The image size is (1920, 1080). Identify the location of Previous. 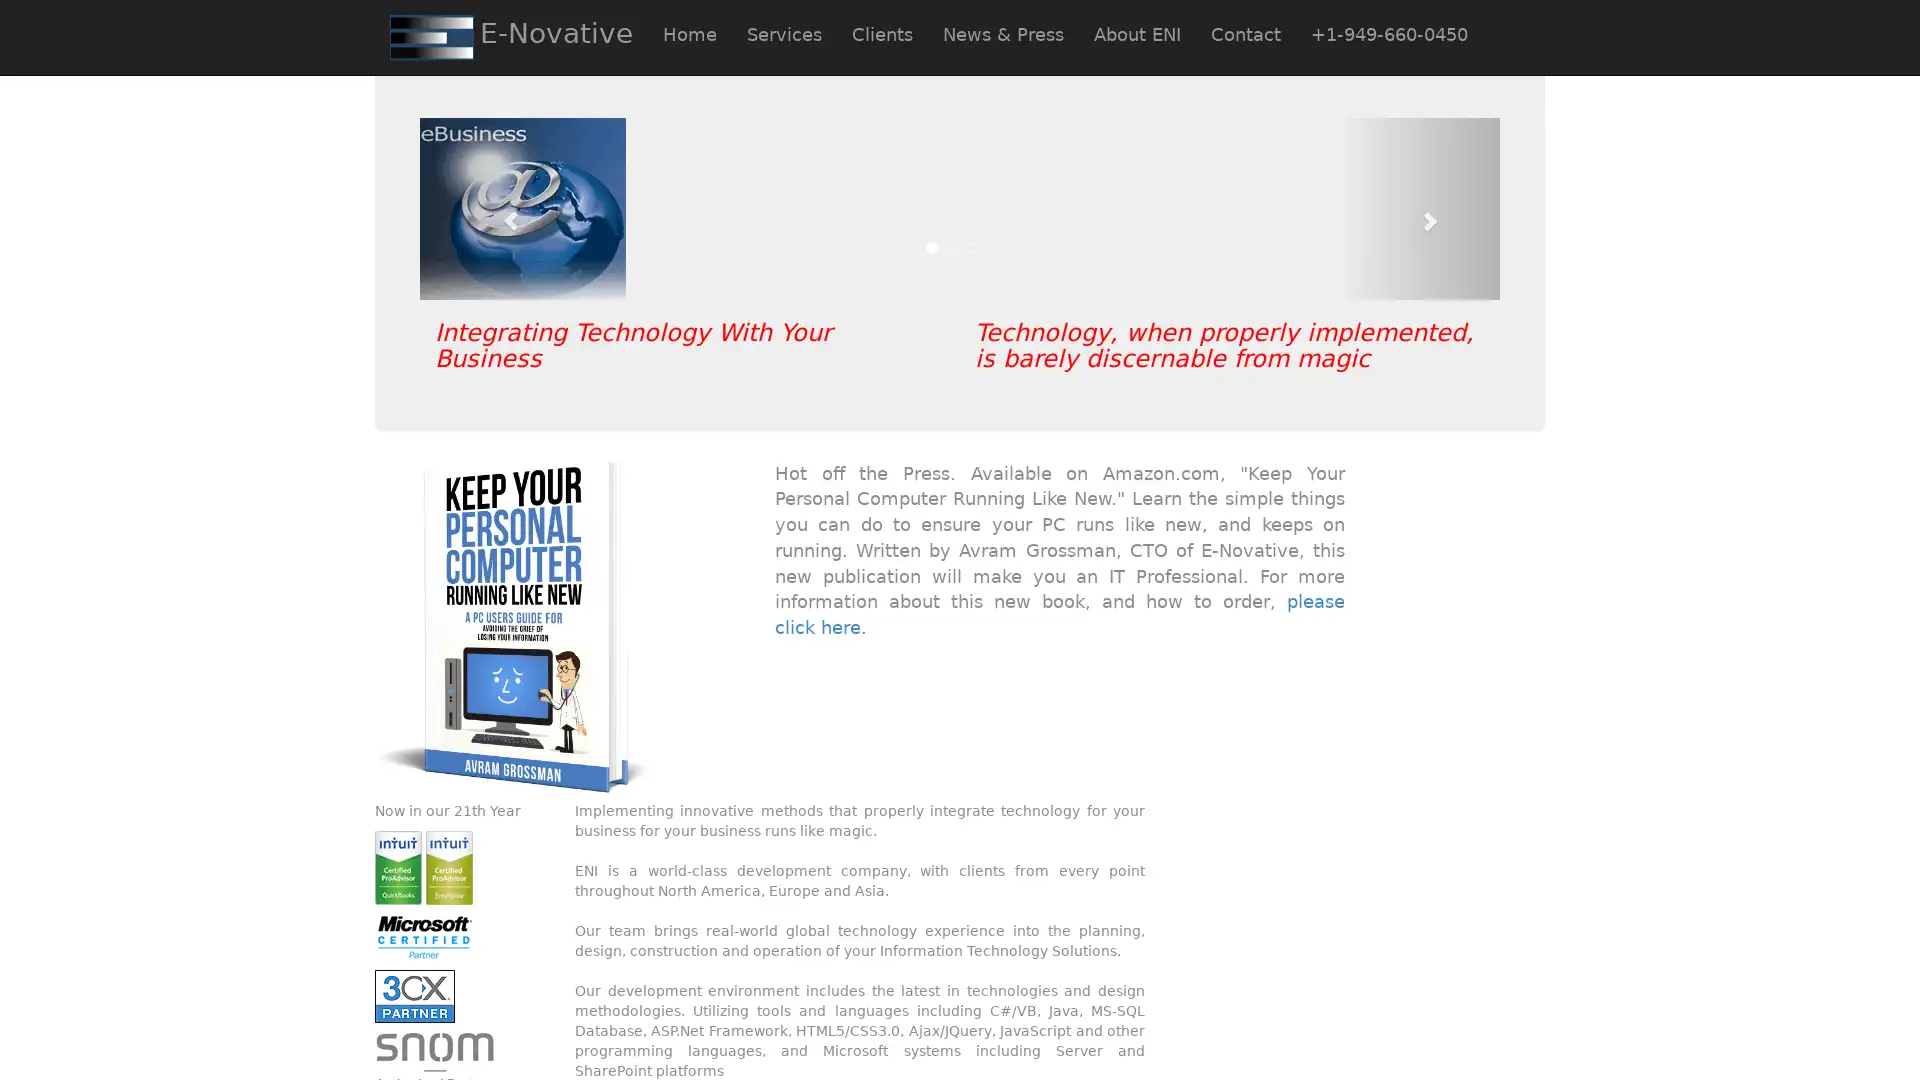
(500, 208).